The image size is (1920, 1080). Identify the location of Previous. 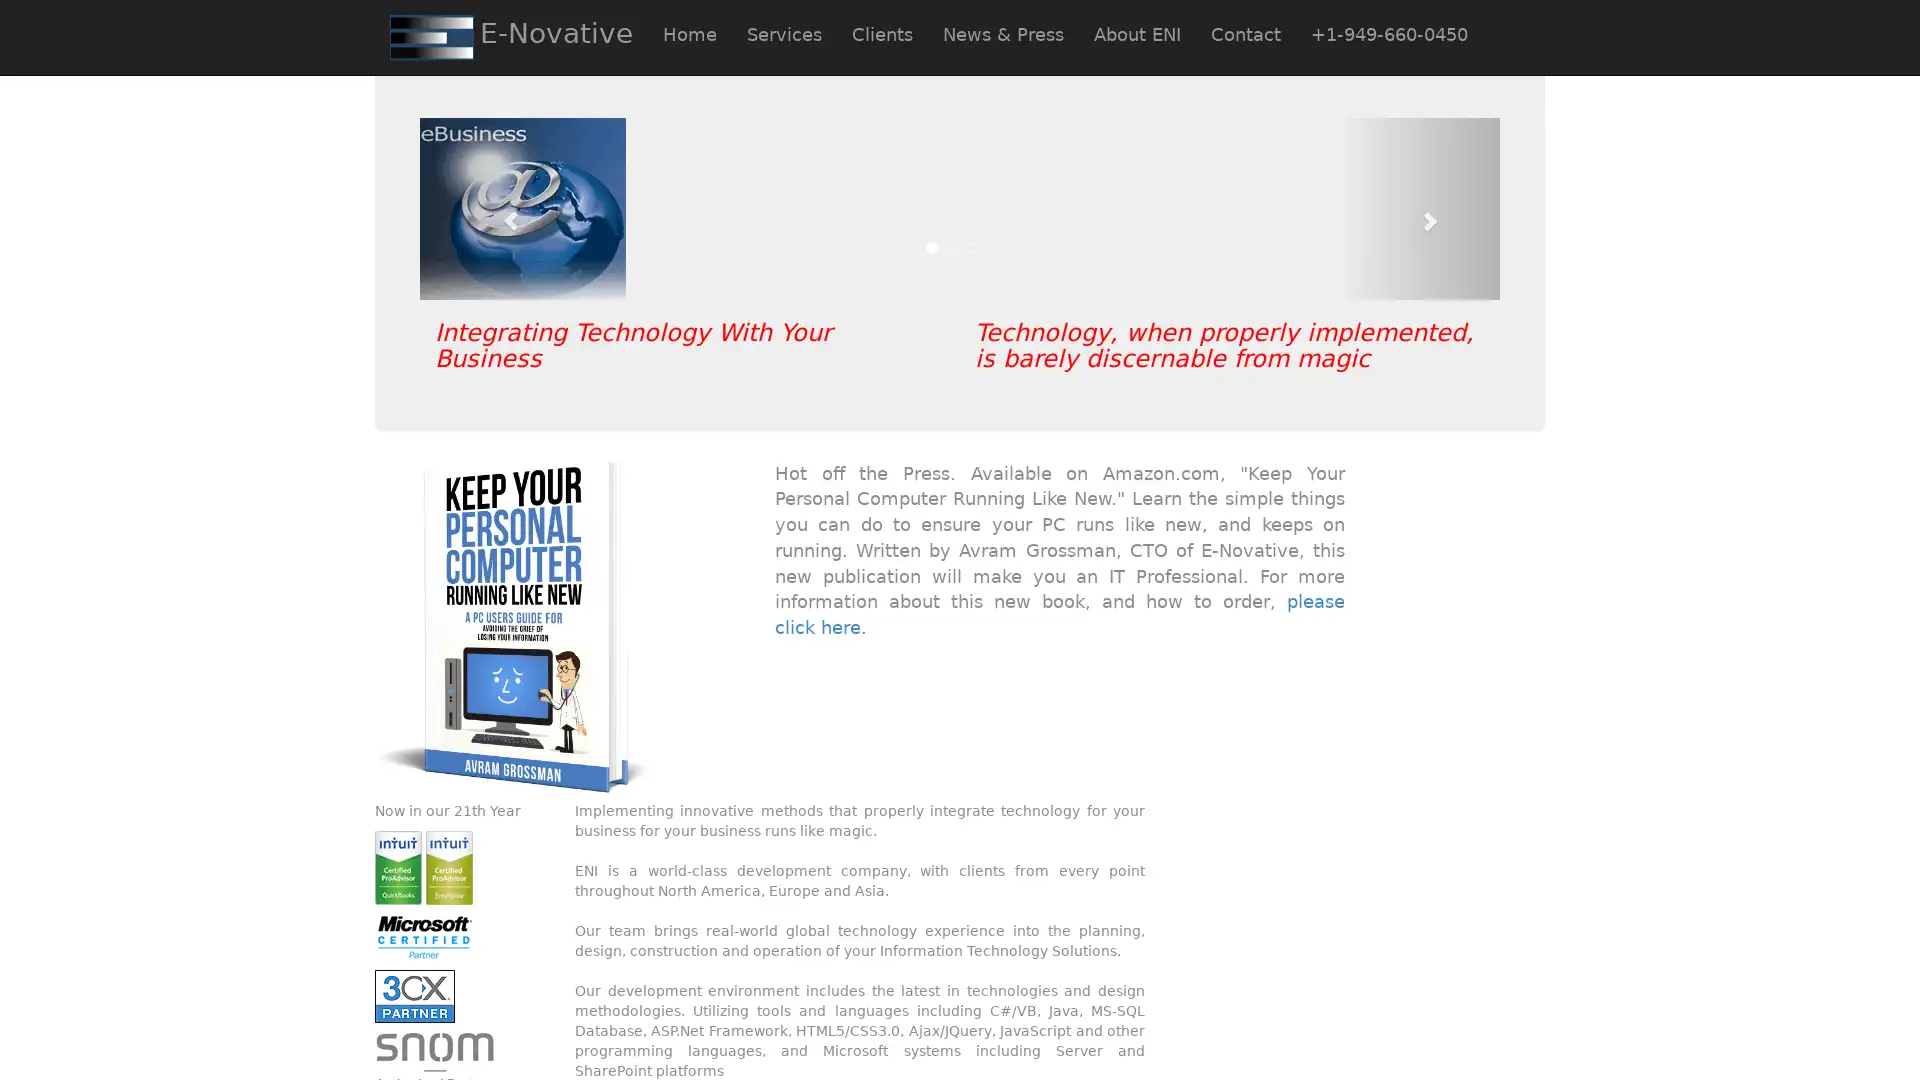
(500, 208).